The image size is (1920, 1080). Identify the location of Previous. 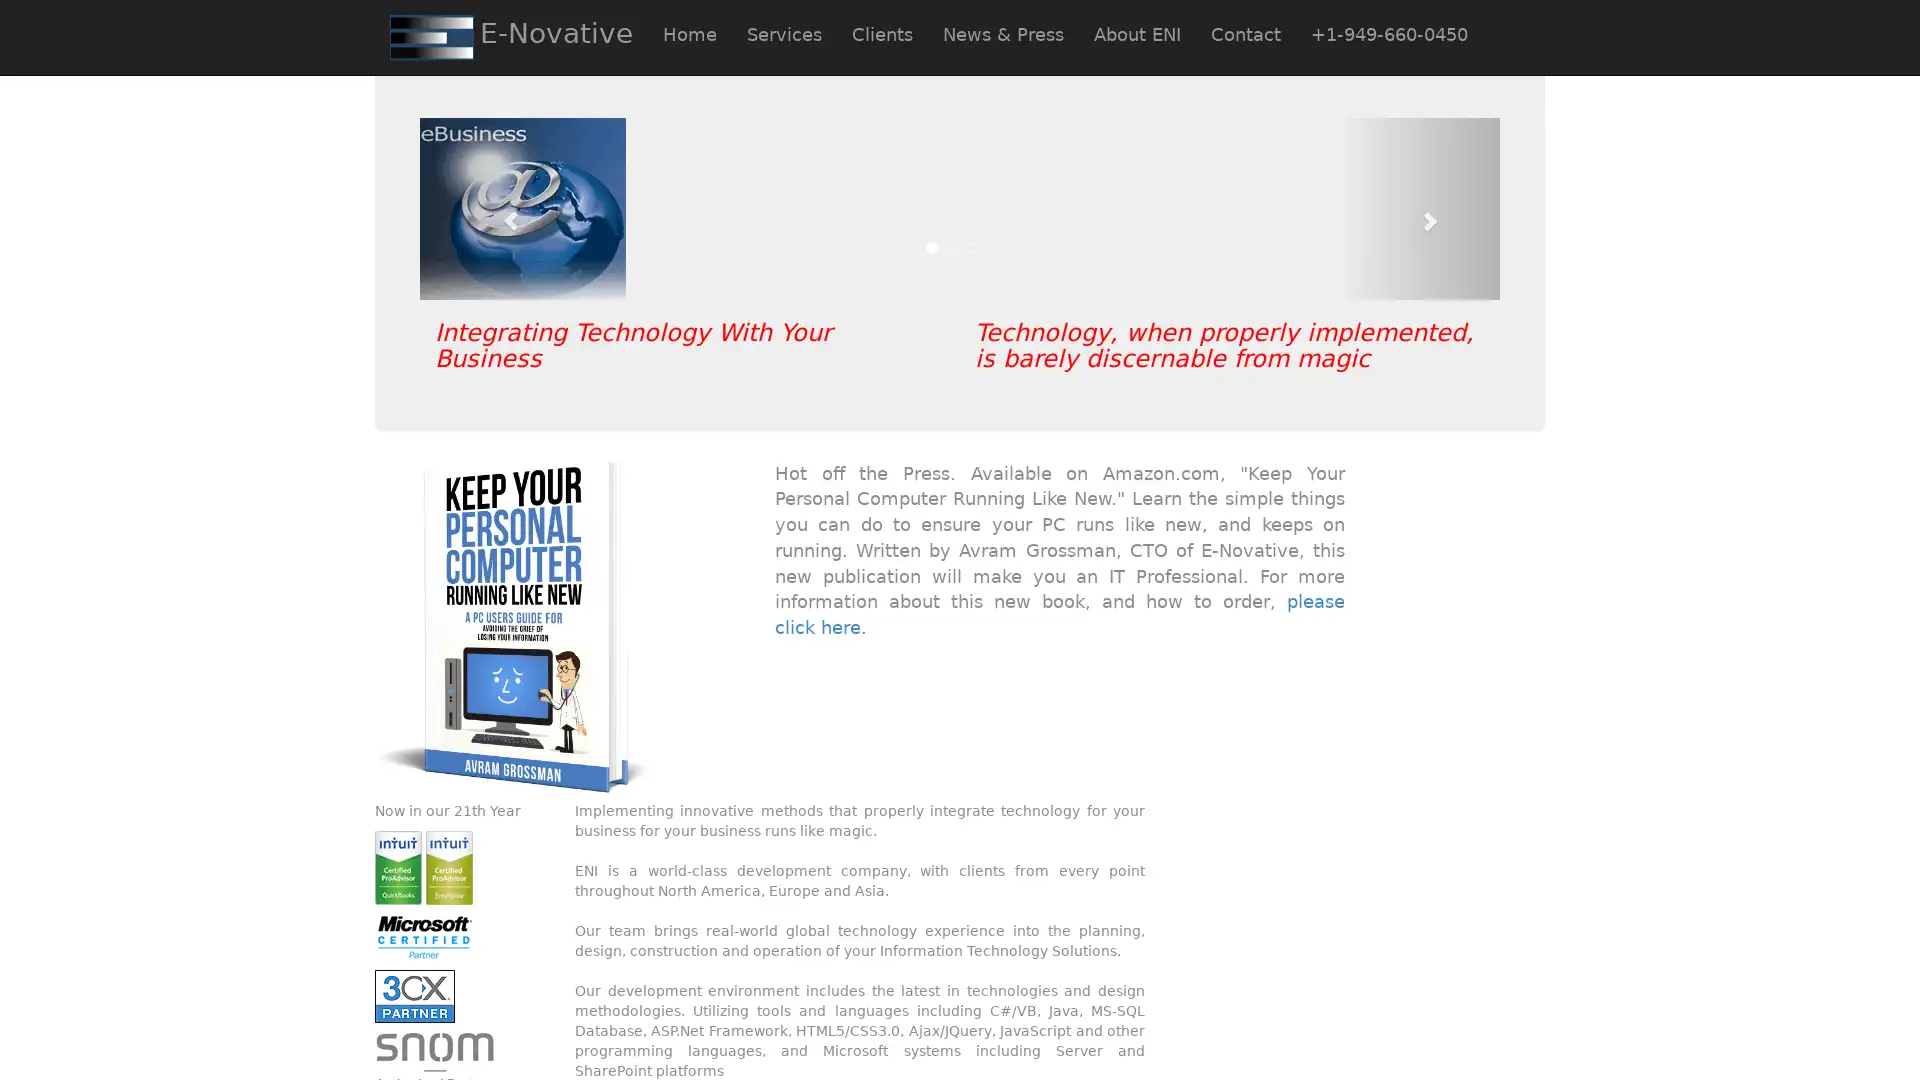
(500, 208).